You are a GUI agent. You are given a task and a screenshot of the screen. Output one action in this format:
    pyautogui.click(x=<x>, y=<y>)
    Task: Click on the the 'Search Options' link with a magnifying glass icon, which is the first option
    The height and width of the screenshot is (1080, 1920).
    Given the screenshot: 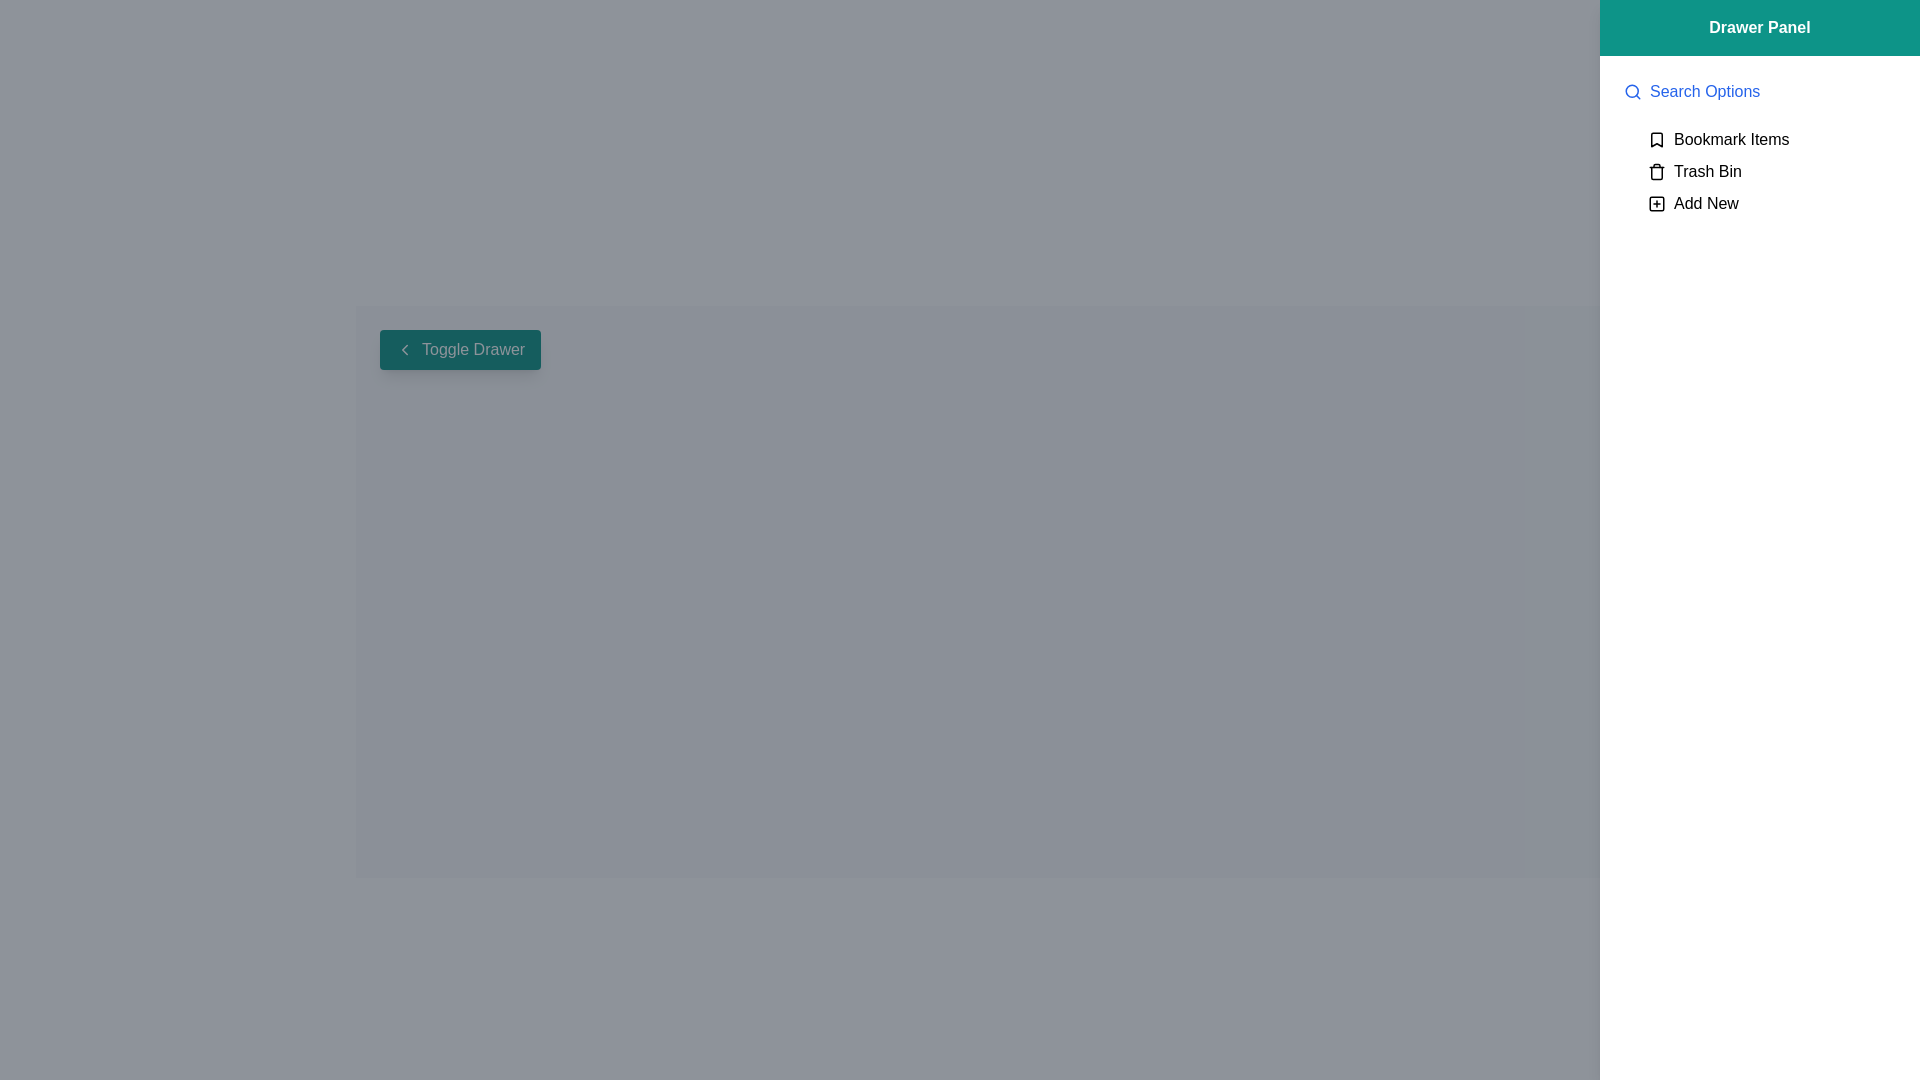 What is the action you would take?
    pyautogui.click(x=1691, y=92)
    